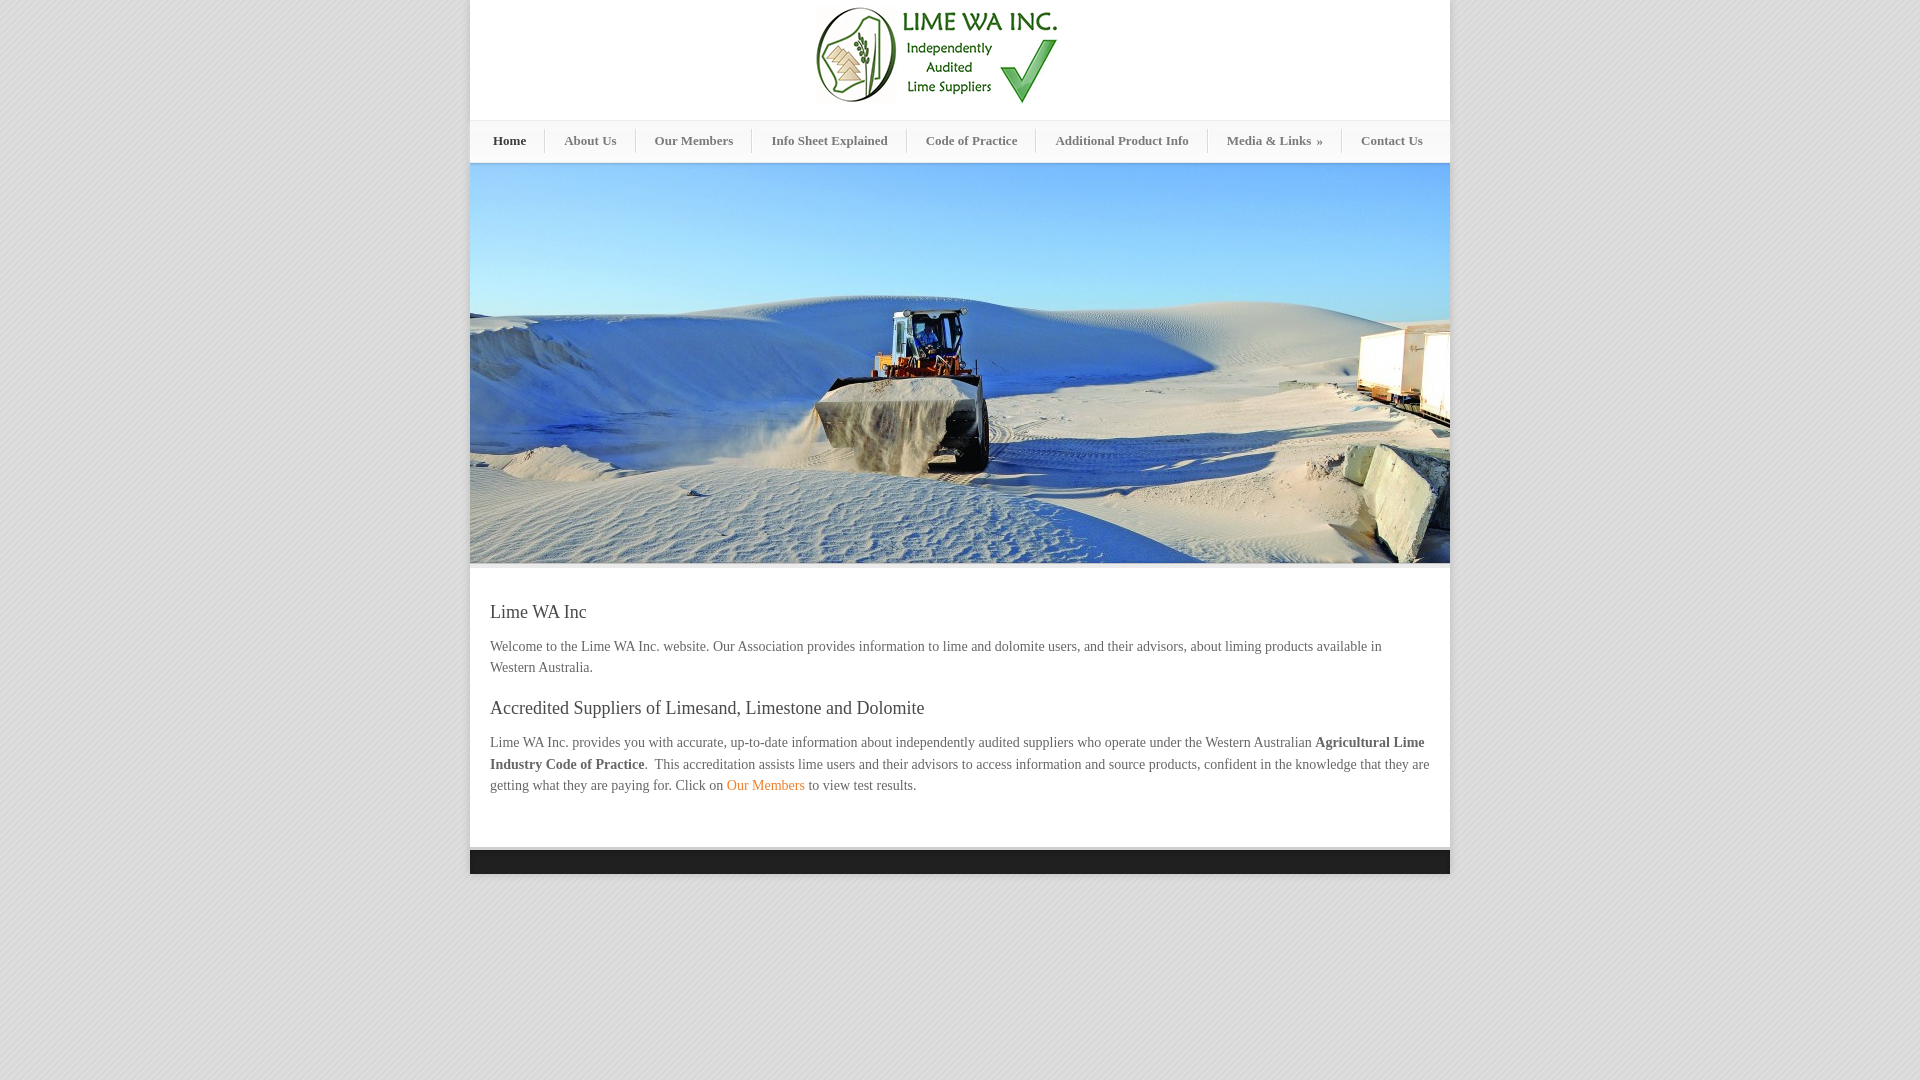 The height and width of the screenshot is (1080, 1920). Describe the element at coordinates (589, 140) in the screenshot. I see `'About Us'` at that location.